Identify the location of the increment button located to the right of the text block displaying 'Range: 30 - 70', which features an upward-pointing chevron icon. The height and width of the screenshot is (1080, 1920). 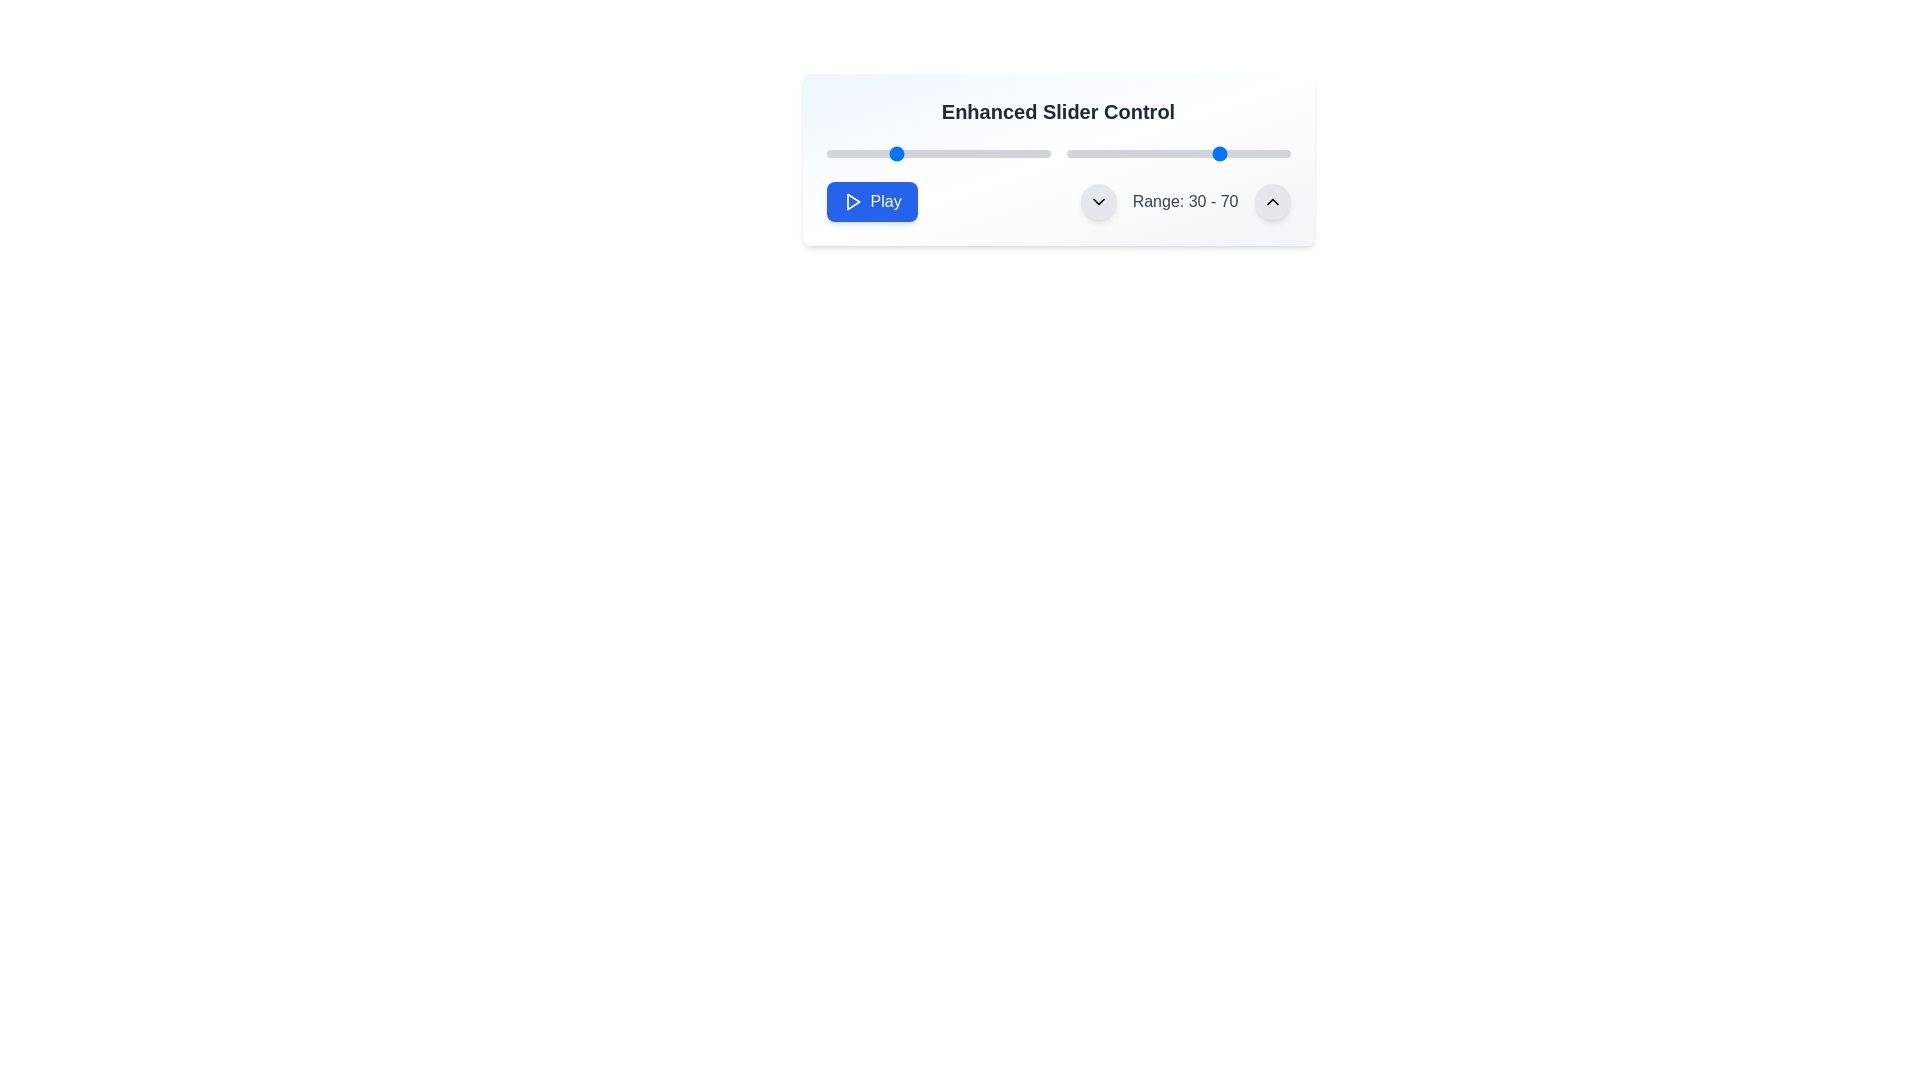
(1271, 201).